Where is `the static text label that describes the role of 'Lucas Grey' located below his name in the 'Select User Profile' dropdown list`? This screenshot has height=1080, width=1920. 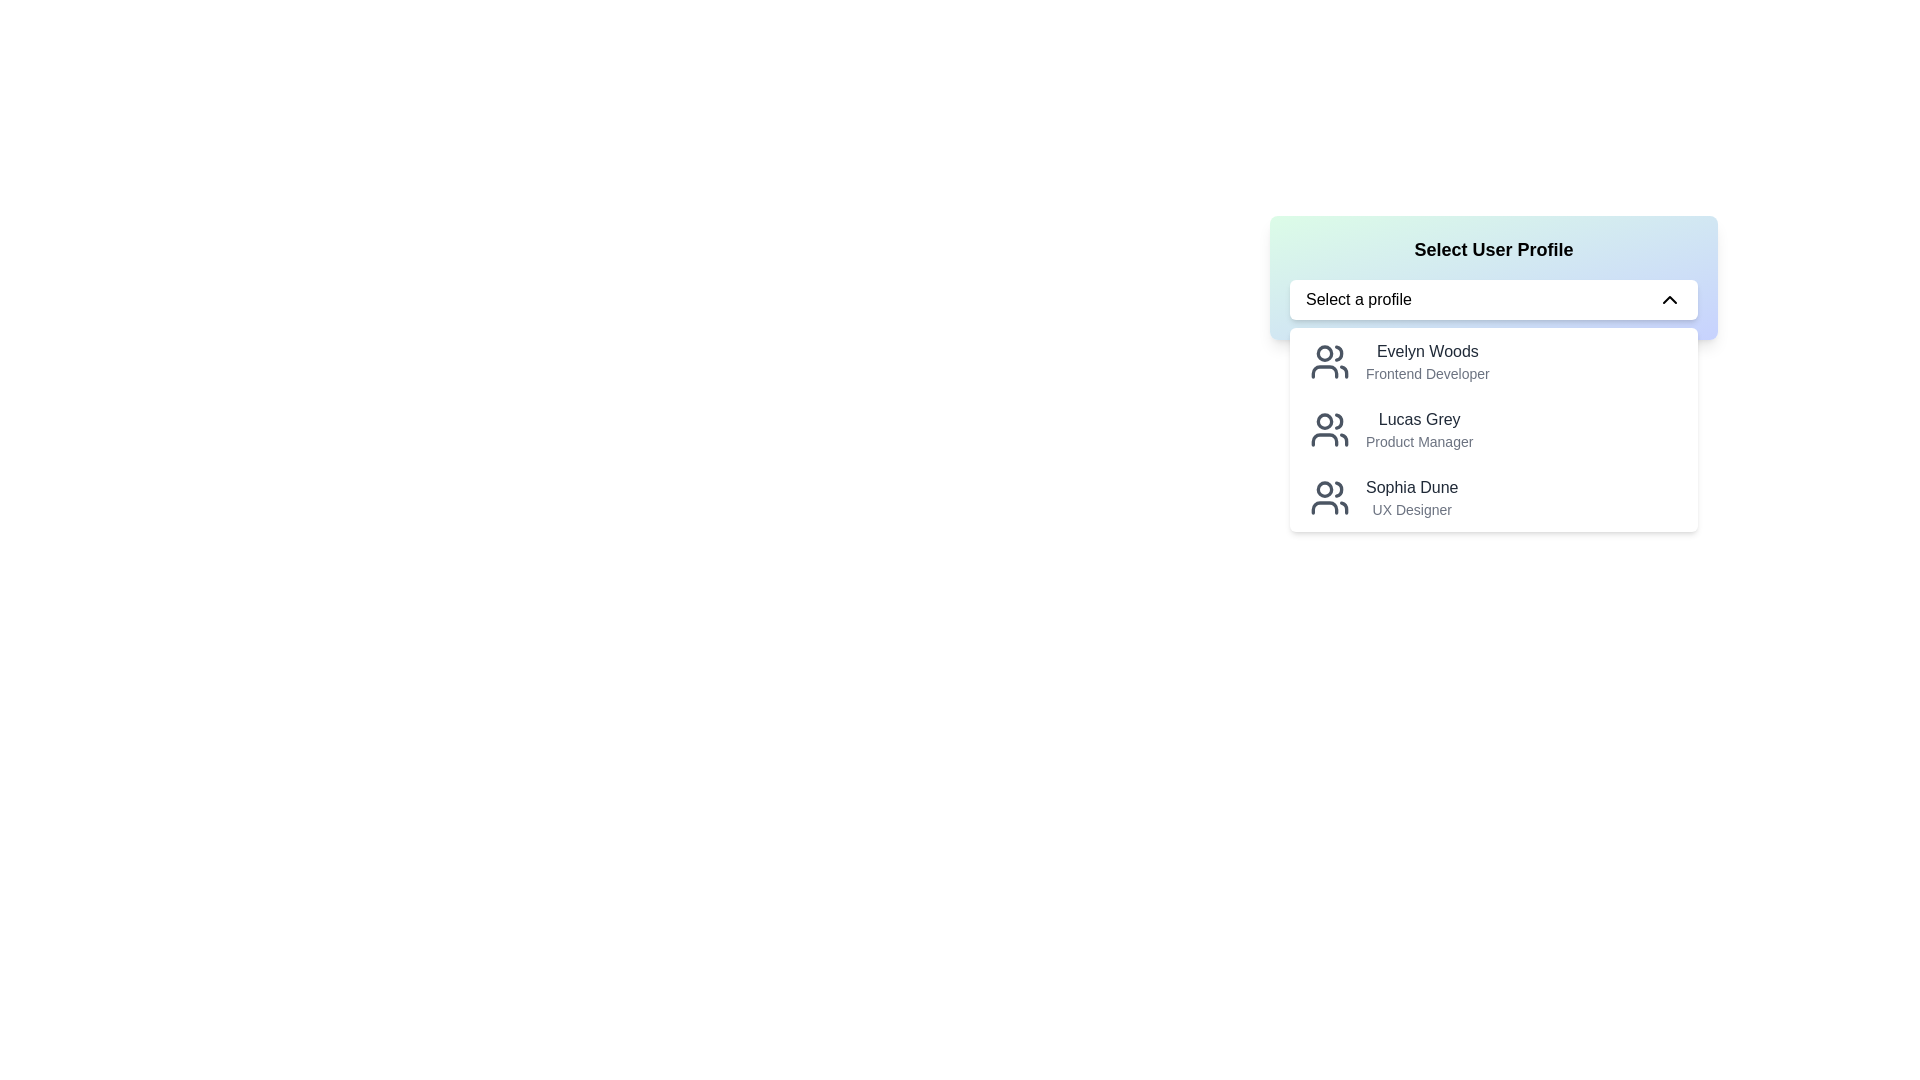 the static text label that describes the role of 'Lucas Grey' located below his name in the 'Select User Profile' dropdown list is located at coordinates (1418, 441).